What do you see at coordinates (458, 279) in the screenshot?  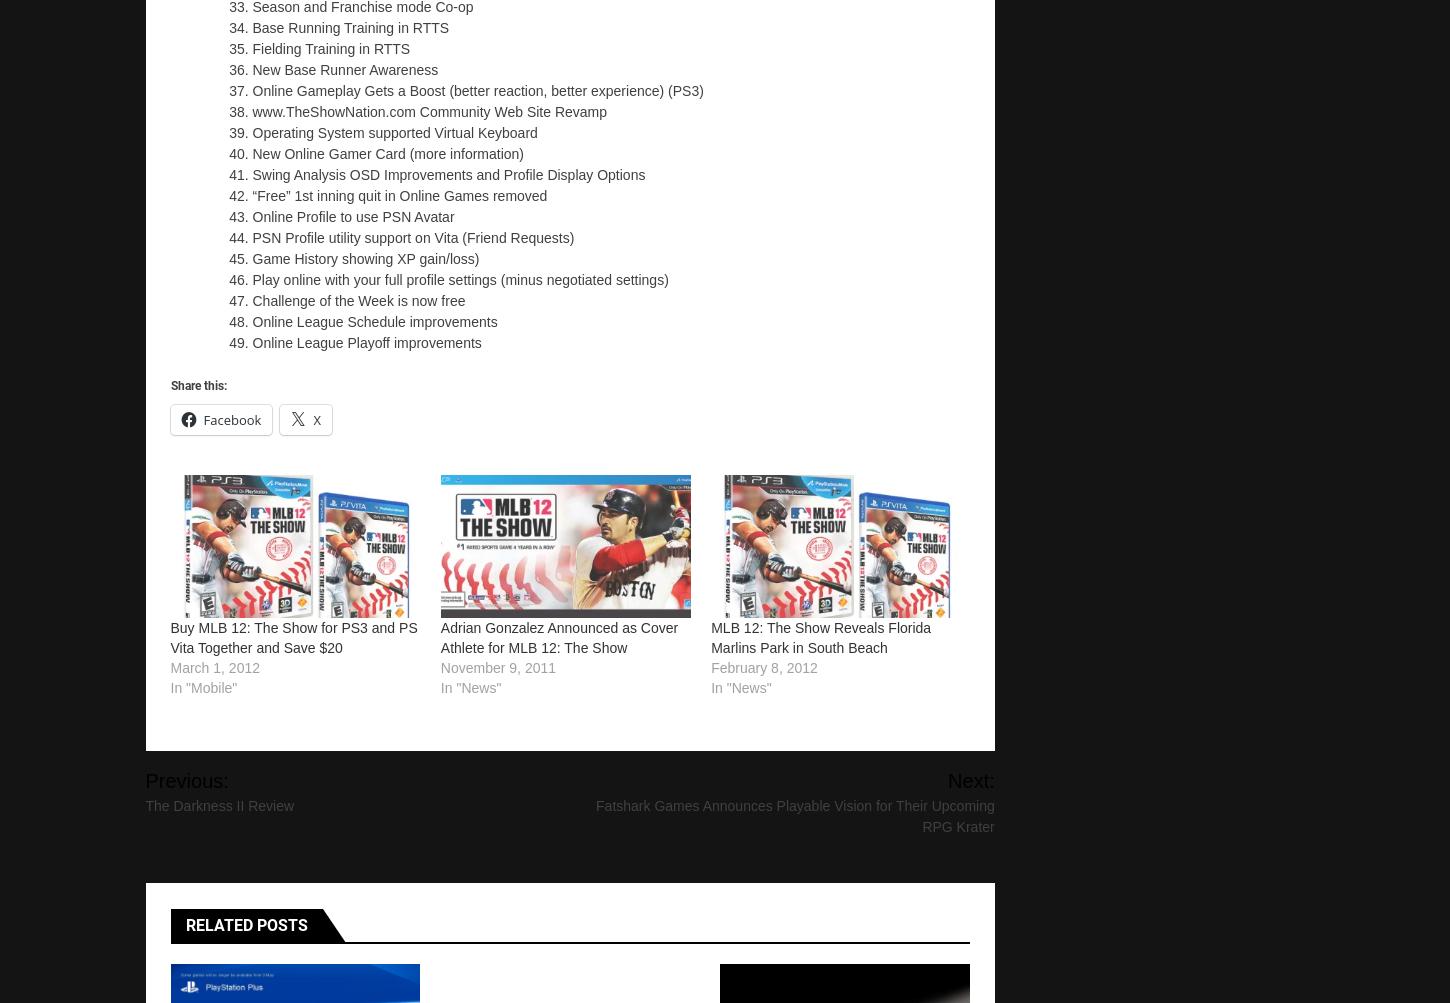 I see `'Play online with your full profile settings (minus negotiated settings)'` at bounding box center [458, 279].